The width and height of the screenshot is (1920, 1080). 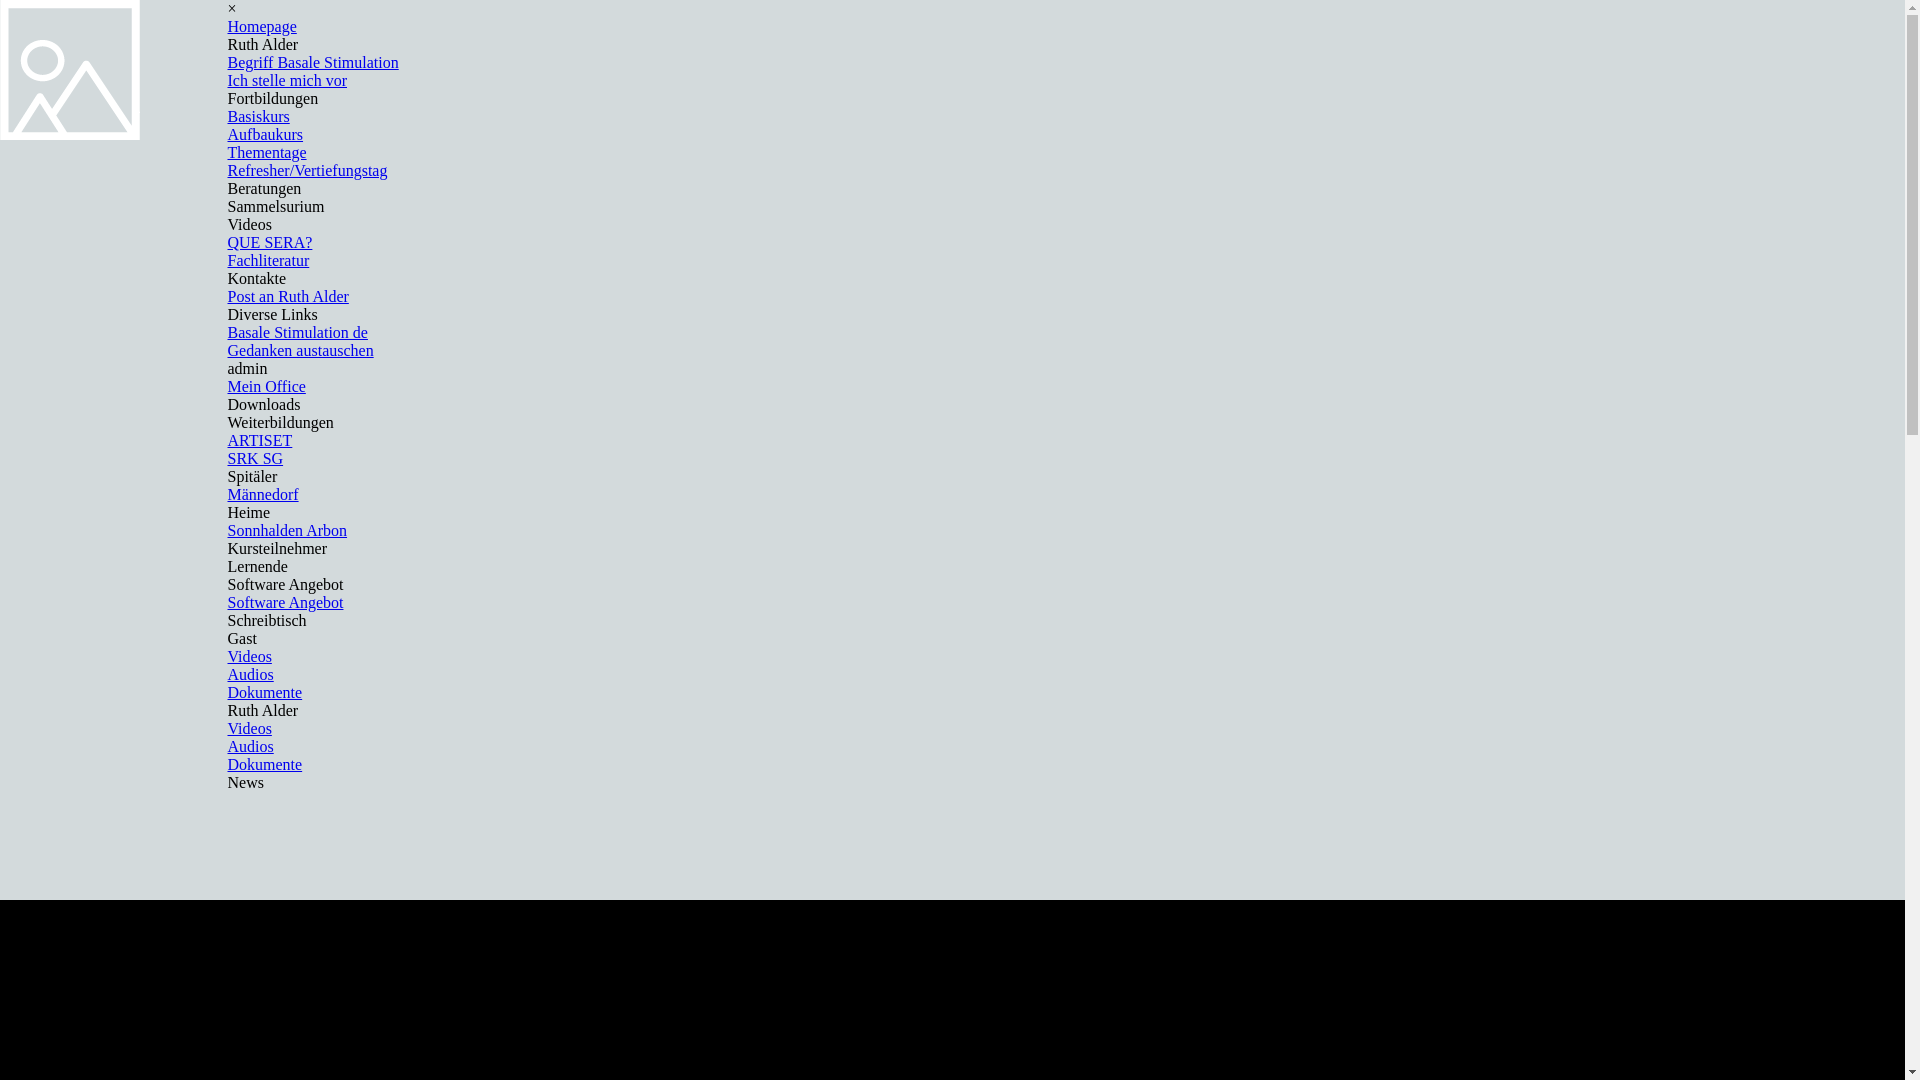 What do you see at coordinates (266, 386) in the screenshot?
I see `'Mein Office'` at bounding box center [266, 386].